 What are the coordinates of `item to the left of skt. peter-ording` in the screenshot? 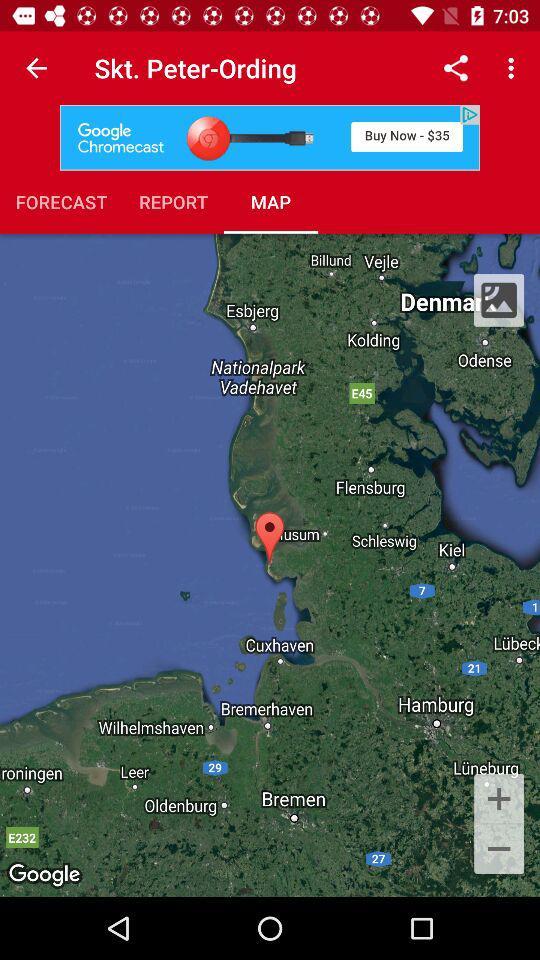 It's located at (36, 68).